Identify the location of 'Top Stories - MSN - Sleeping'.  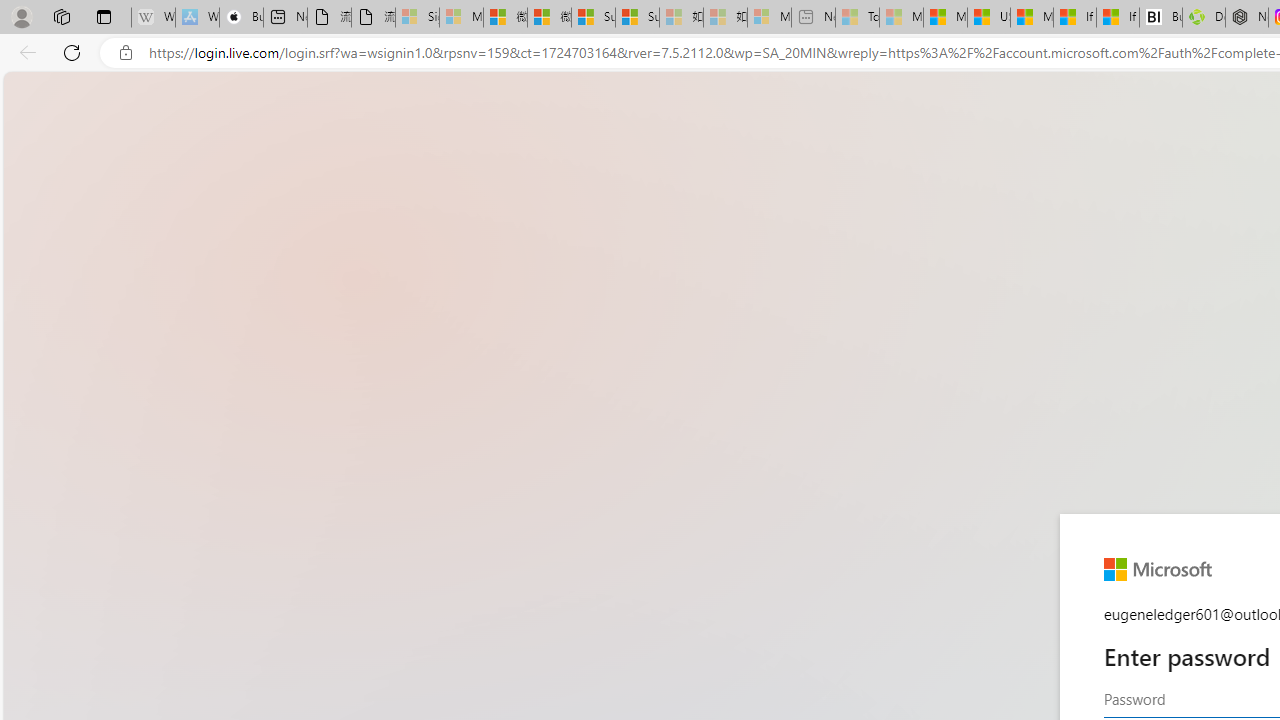
(857, 17).